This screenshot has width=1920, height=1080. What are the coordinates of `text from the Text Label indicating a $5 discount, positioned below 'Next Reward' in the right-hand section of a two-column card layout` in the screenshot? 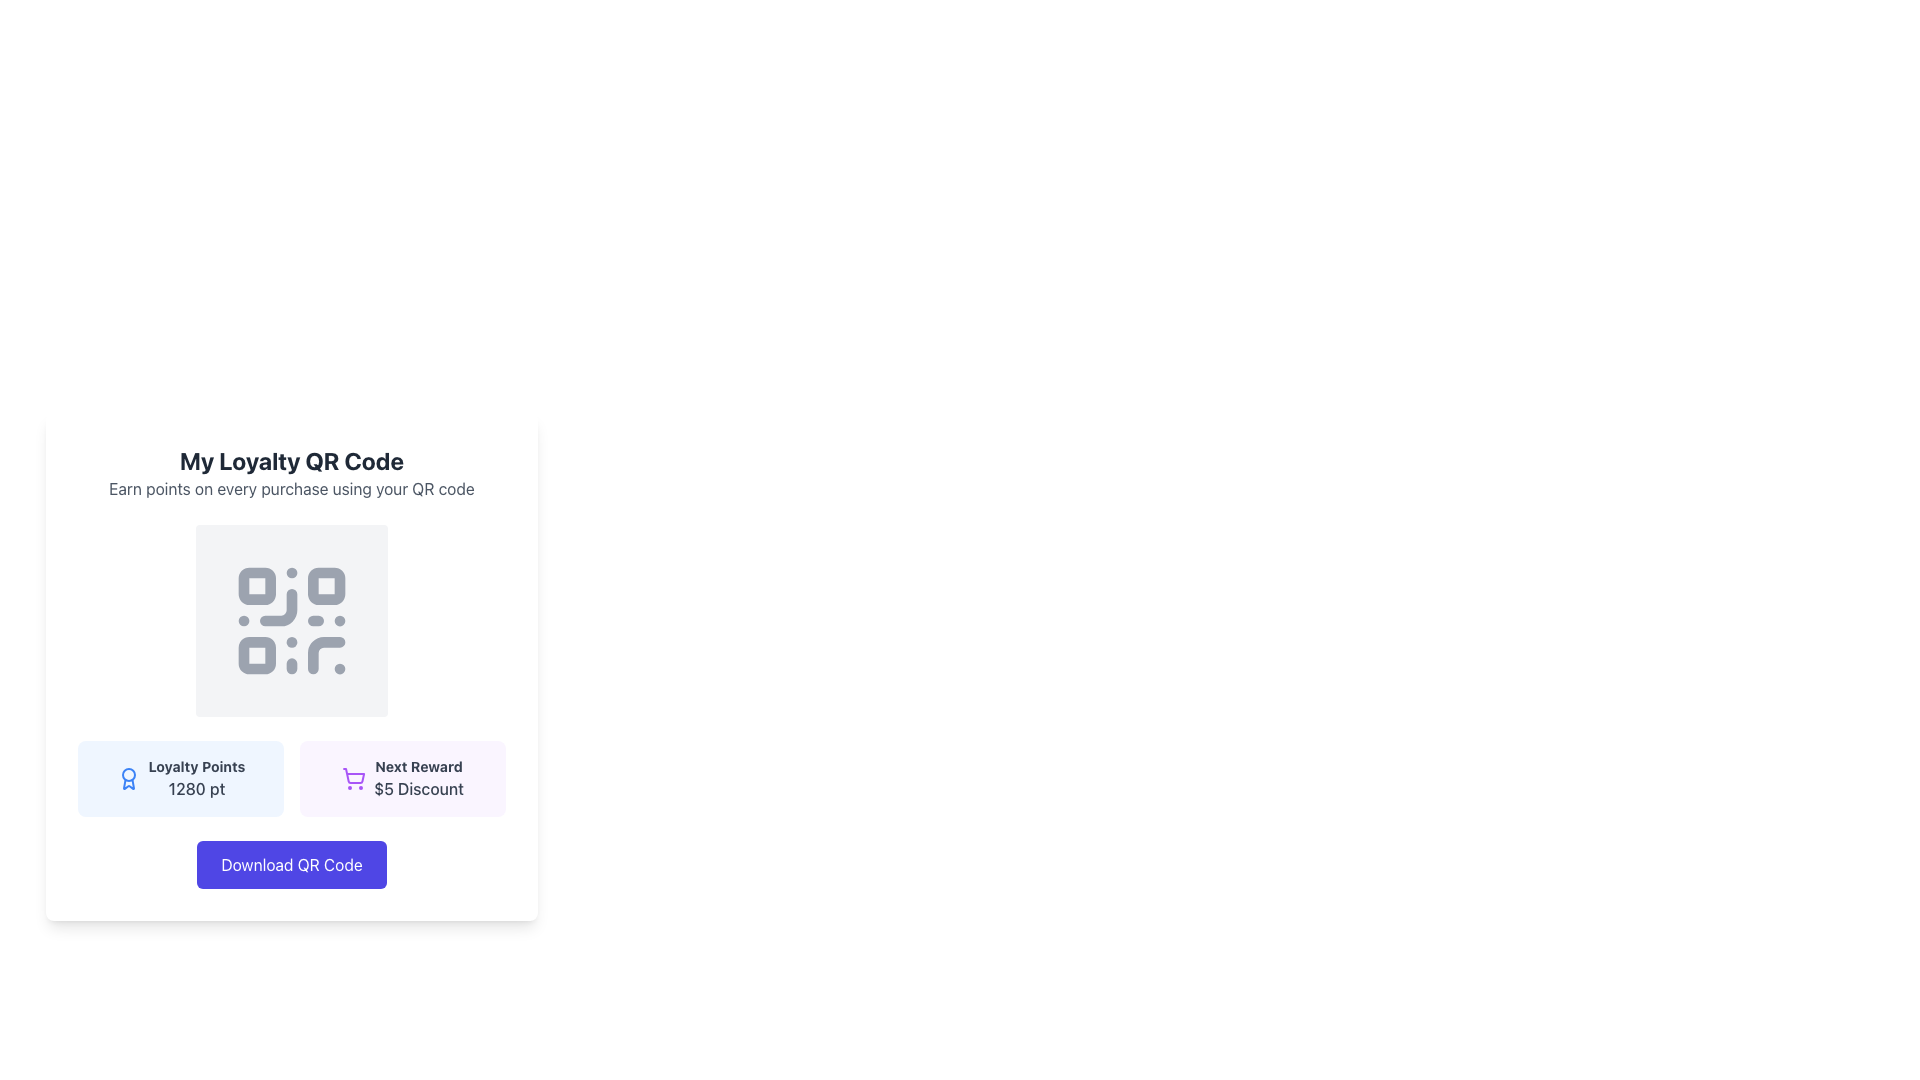 It's located at (417, 788).